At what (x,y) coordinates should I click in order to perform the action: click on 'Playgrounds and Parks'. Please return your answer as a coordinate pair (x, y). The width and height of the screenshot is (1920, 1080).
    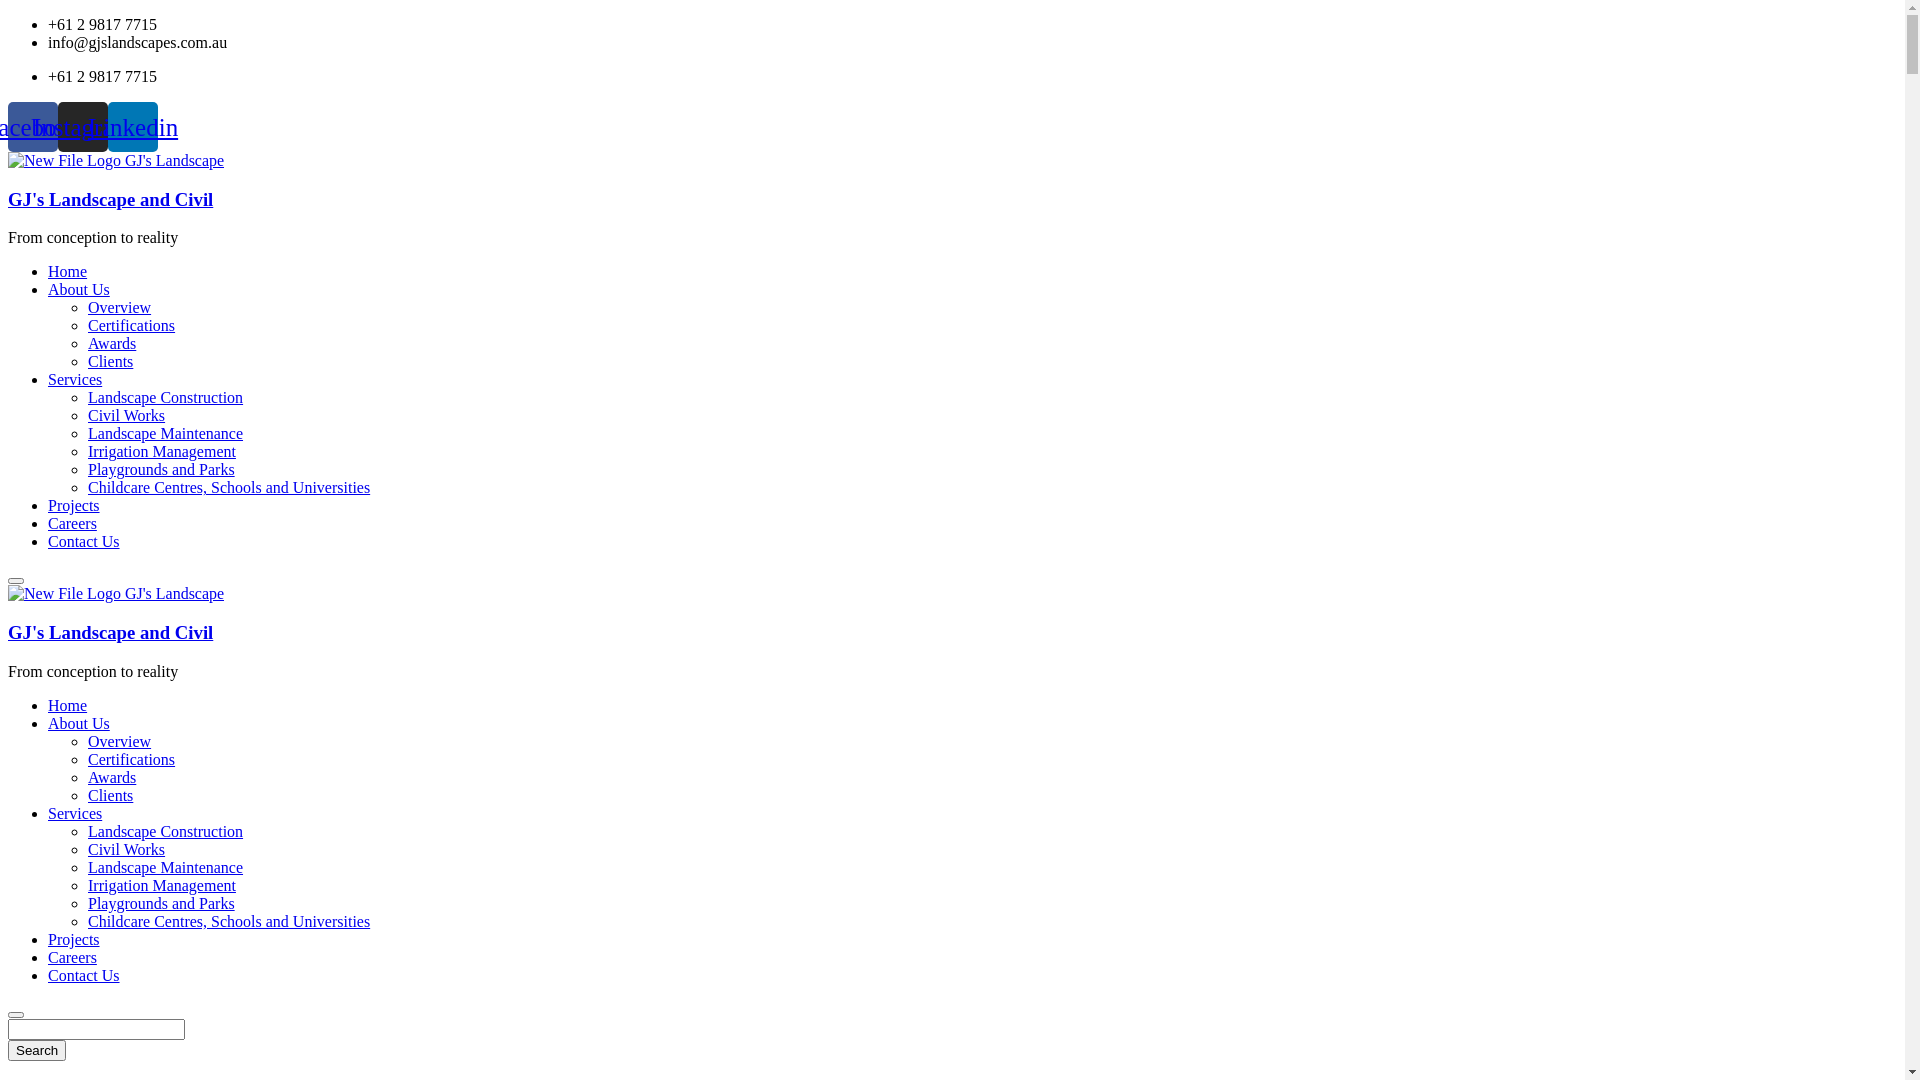
    Looking at the image, I should click on (161, 903).